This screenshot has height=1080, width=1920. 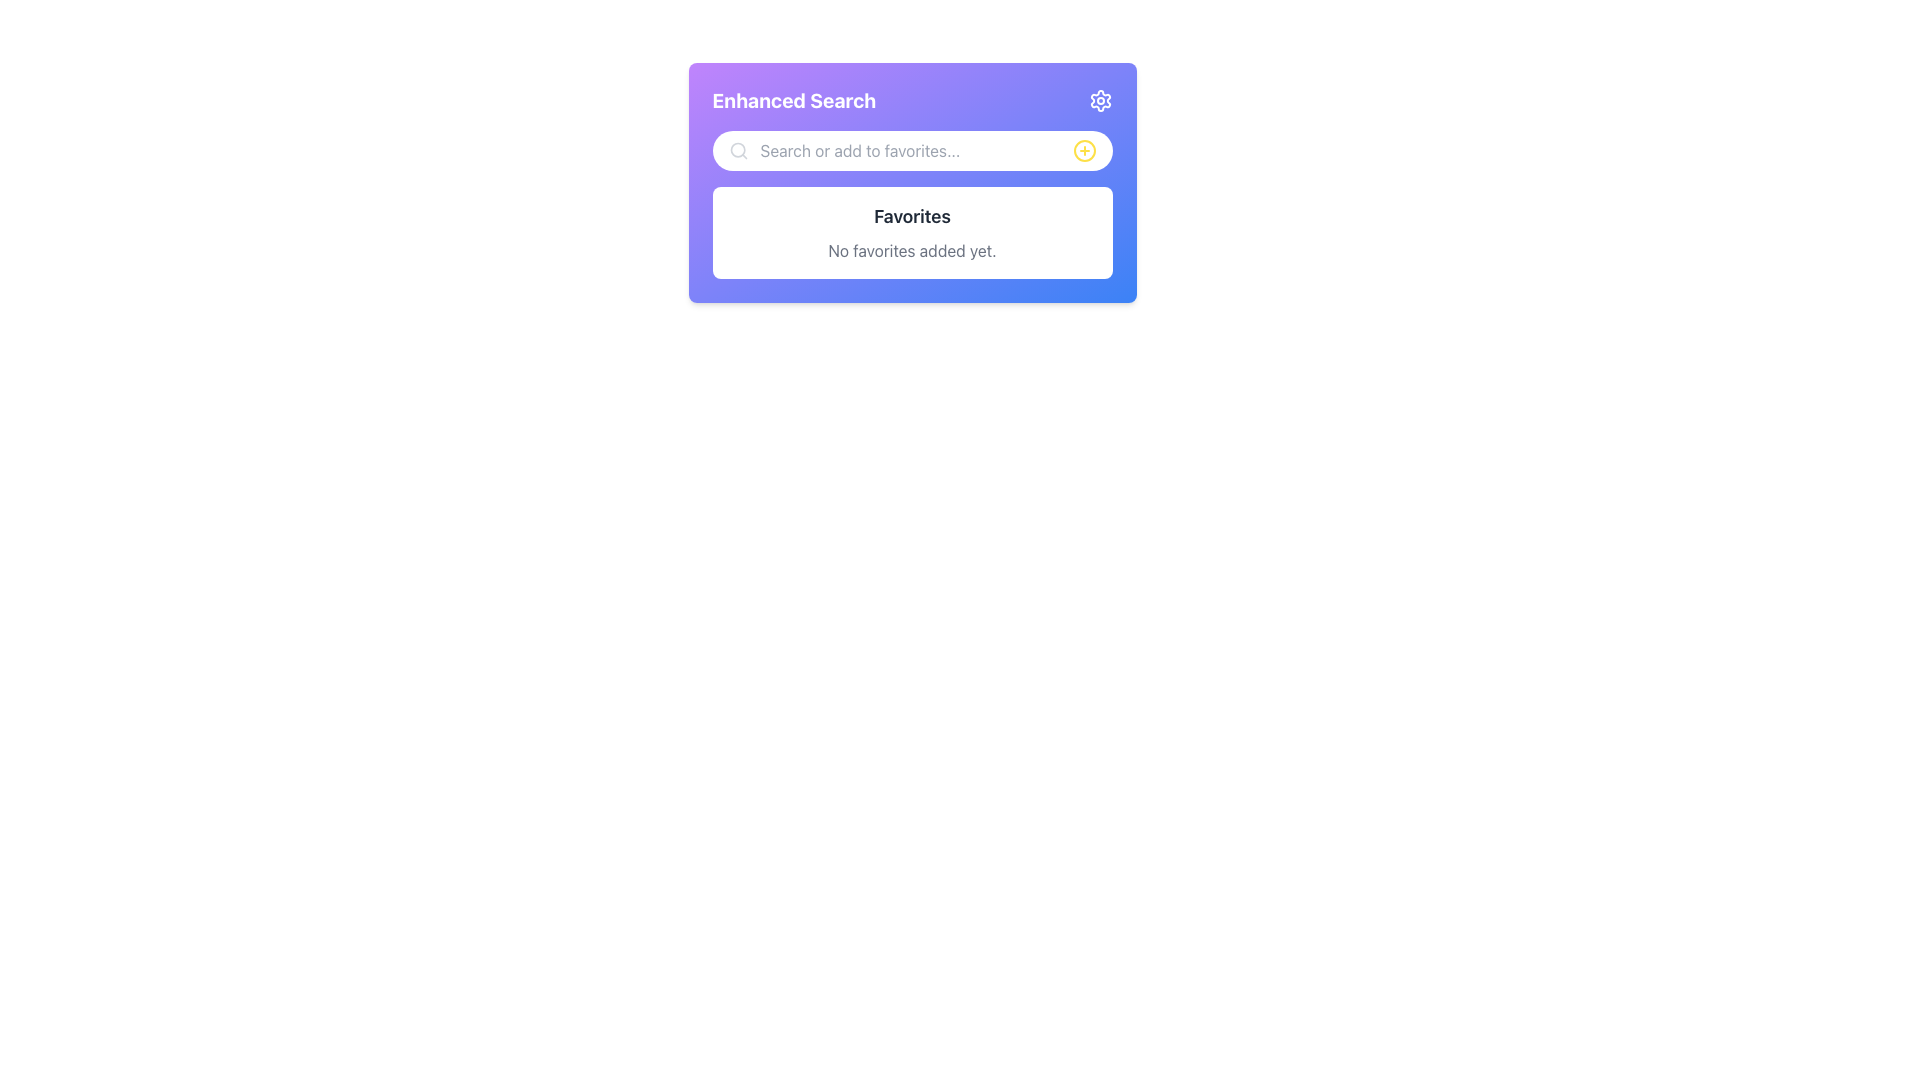 What do you see at coordinates (1083, 149) in the screenshot?
I see `the circular yellow Action Button with a '+' sign, located to the far right of the input search bar under 'Enhanced Search'` at bounding box center [1083, 149].